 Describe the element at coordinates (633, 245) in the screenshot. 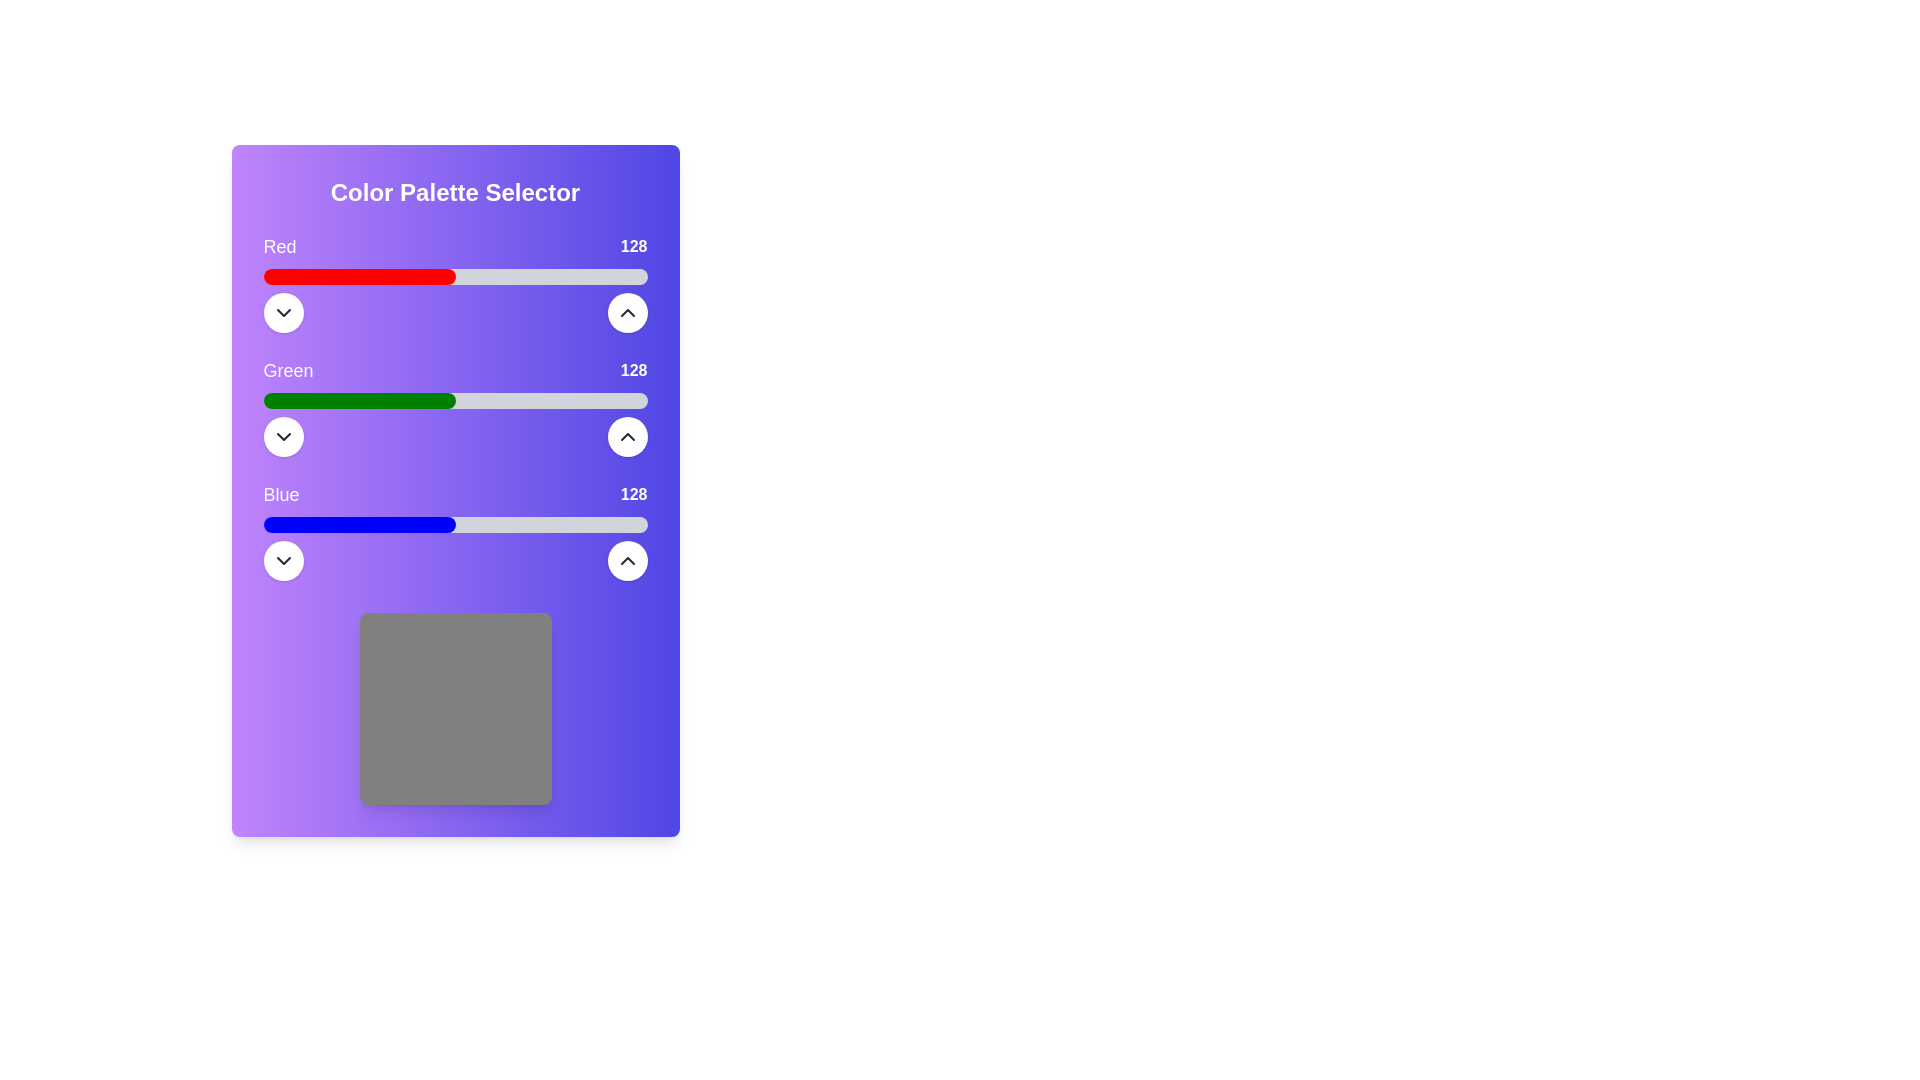

I see `the label displaying the number '128' in bold font, which is located to the right of the 'Red' horizontal slider in the color palette interface` at that location.